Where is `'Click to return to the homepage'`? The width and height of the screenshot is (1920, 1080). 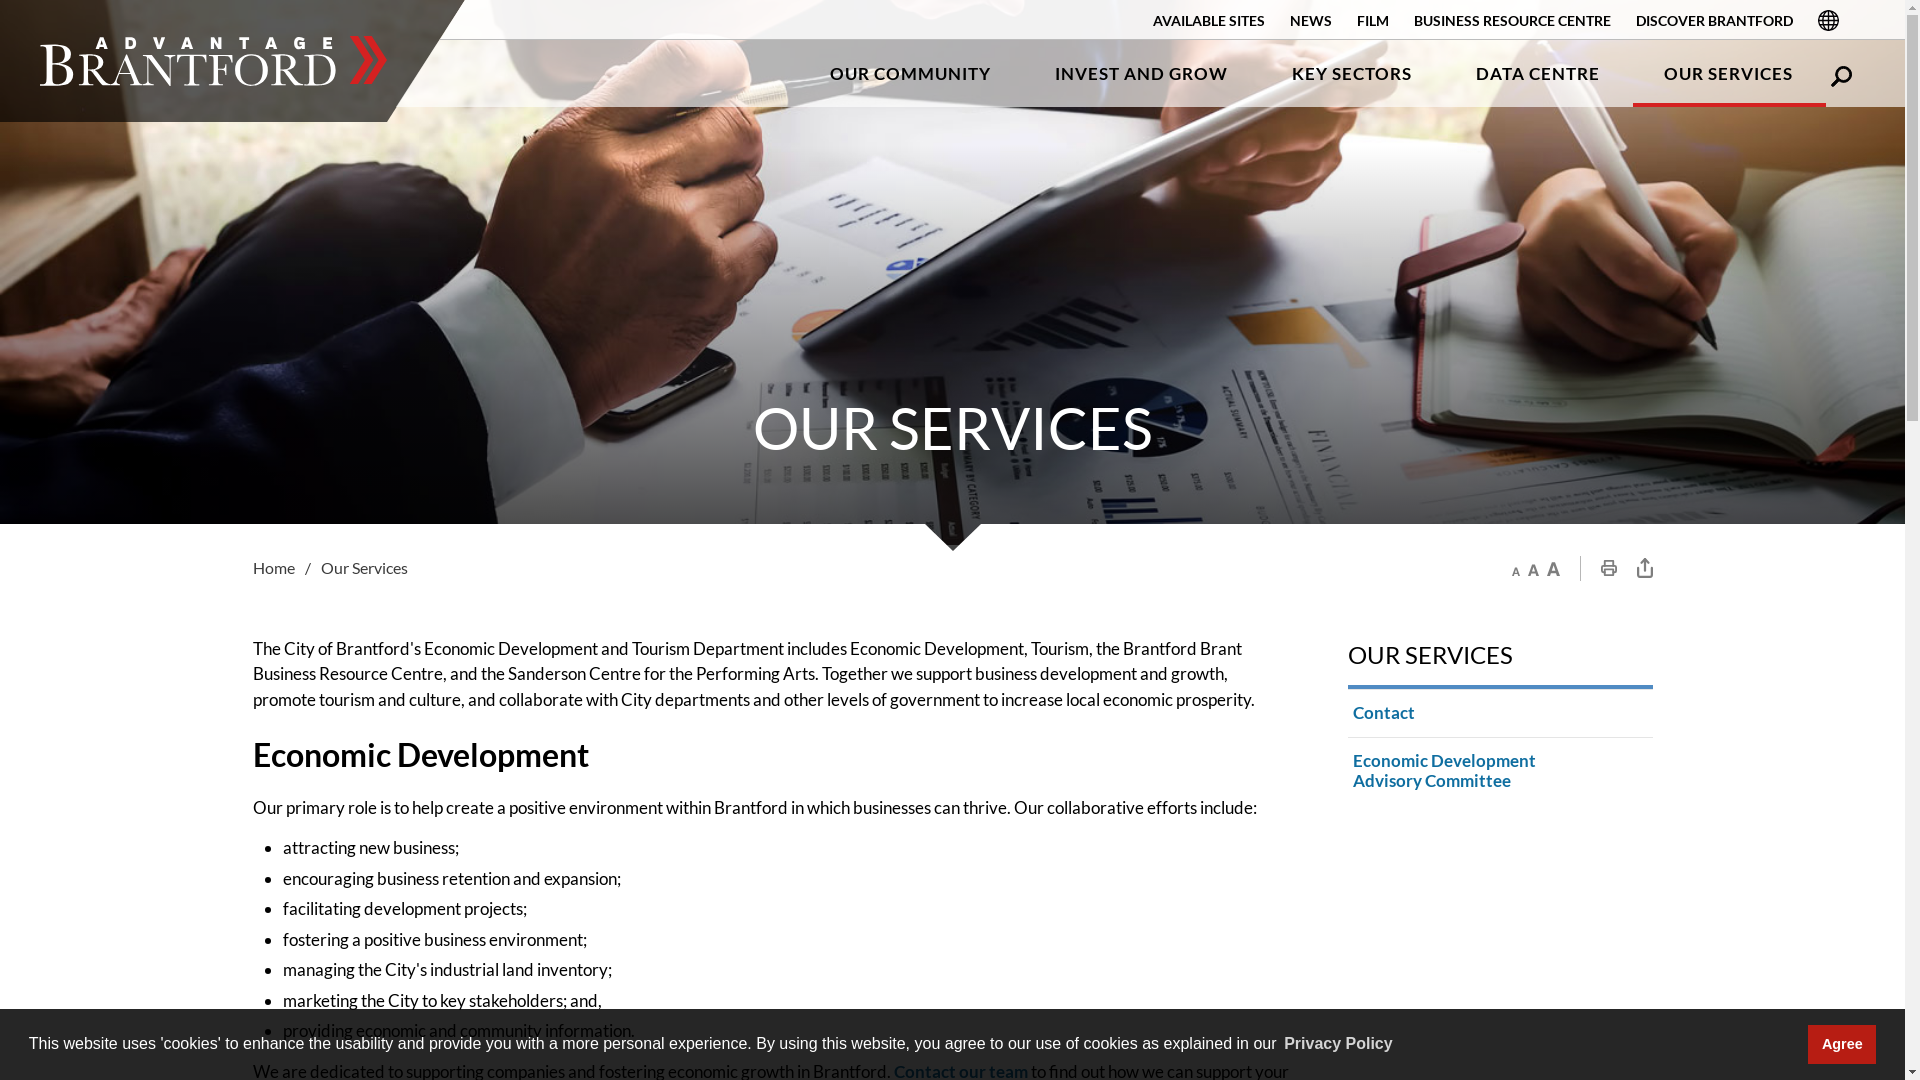 'Click to return to the homepage' is located at coordinates (213, 60).